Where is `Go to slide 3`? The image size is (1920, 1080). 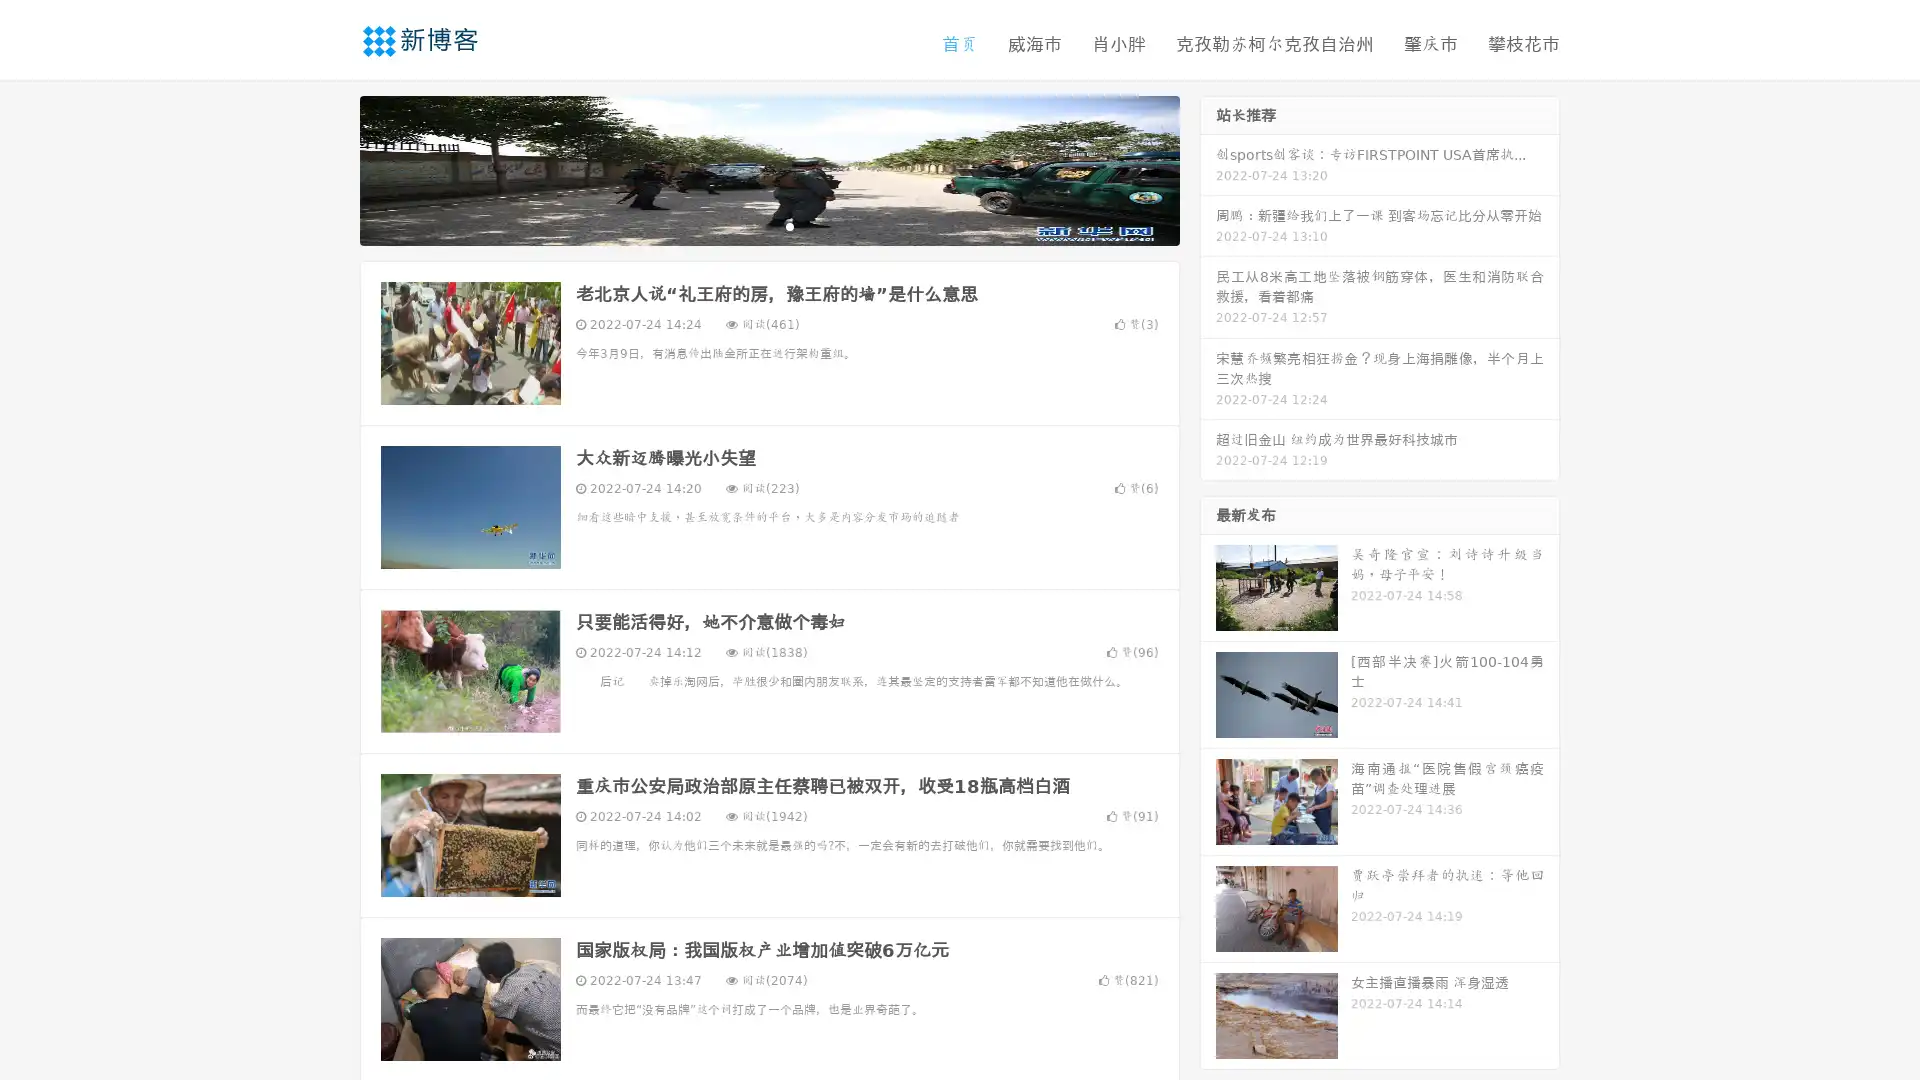 Go to slide 3 is located at coordinates (789, 225).